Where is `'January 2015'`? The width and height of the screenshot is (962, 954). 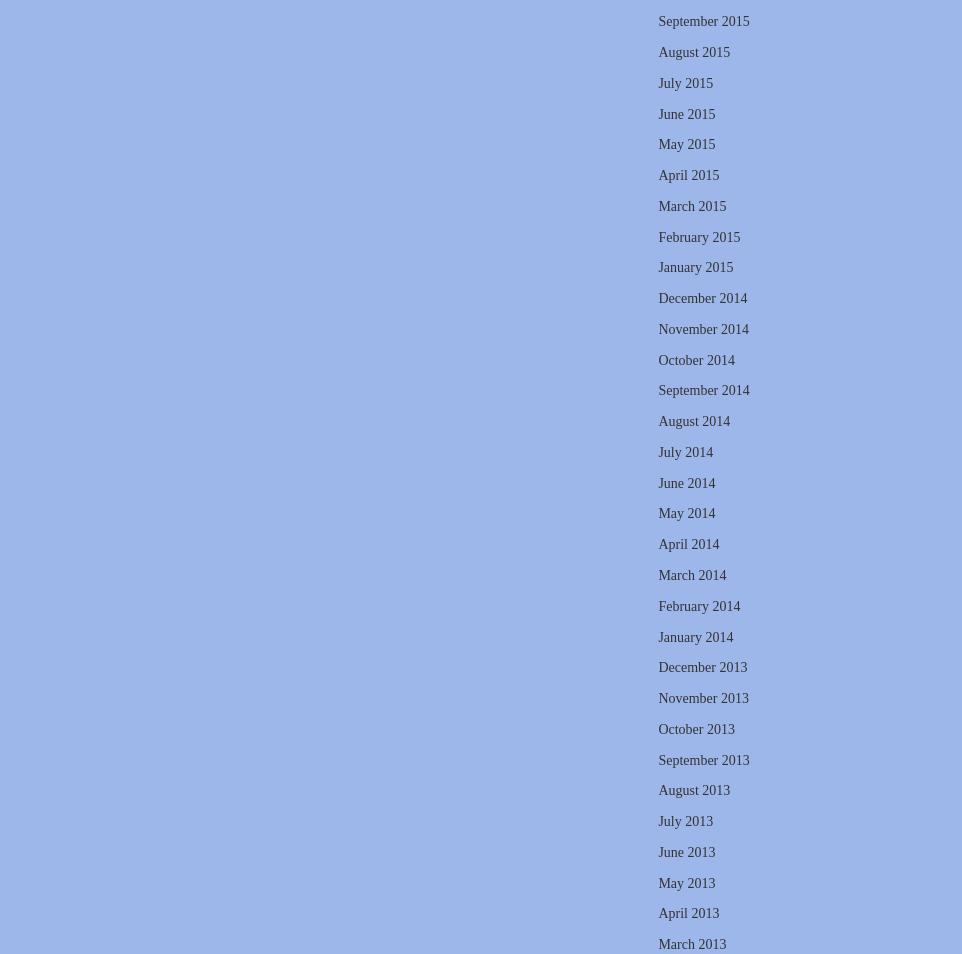 'January 2015' is located at coordinates (658, 267).